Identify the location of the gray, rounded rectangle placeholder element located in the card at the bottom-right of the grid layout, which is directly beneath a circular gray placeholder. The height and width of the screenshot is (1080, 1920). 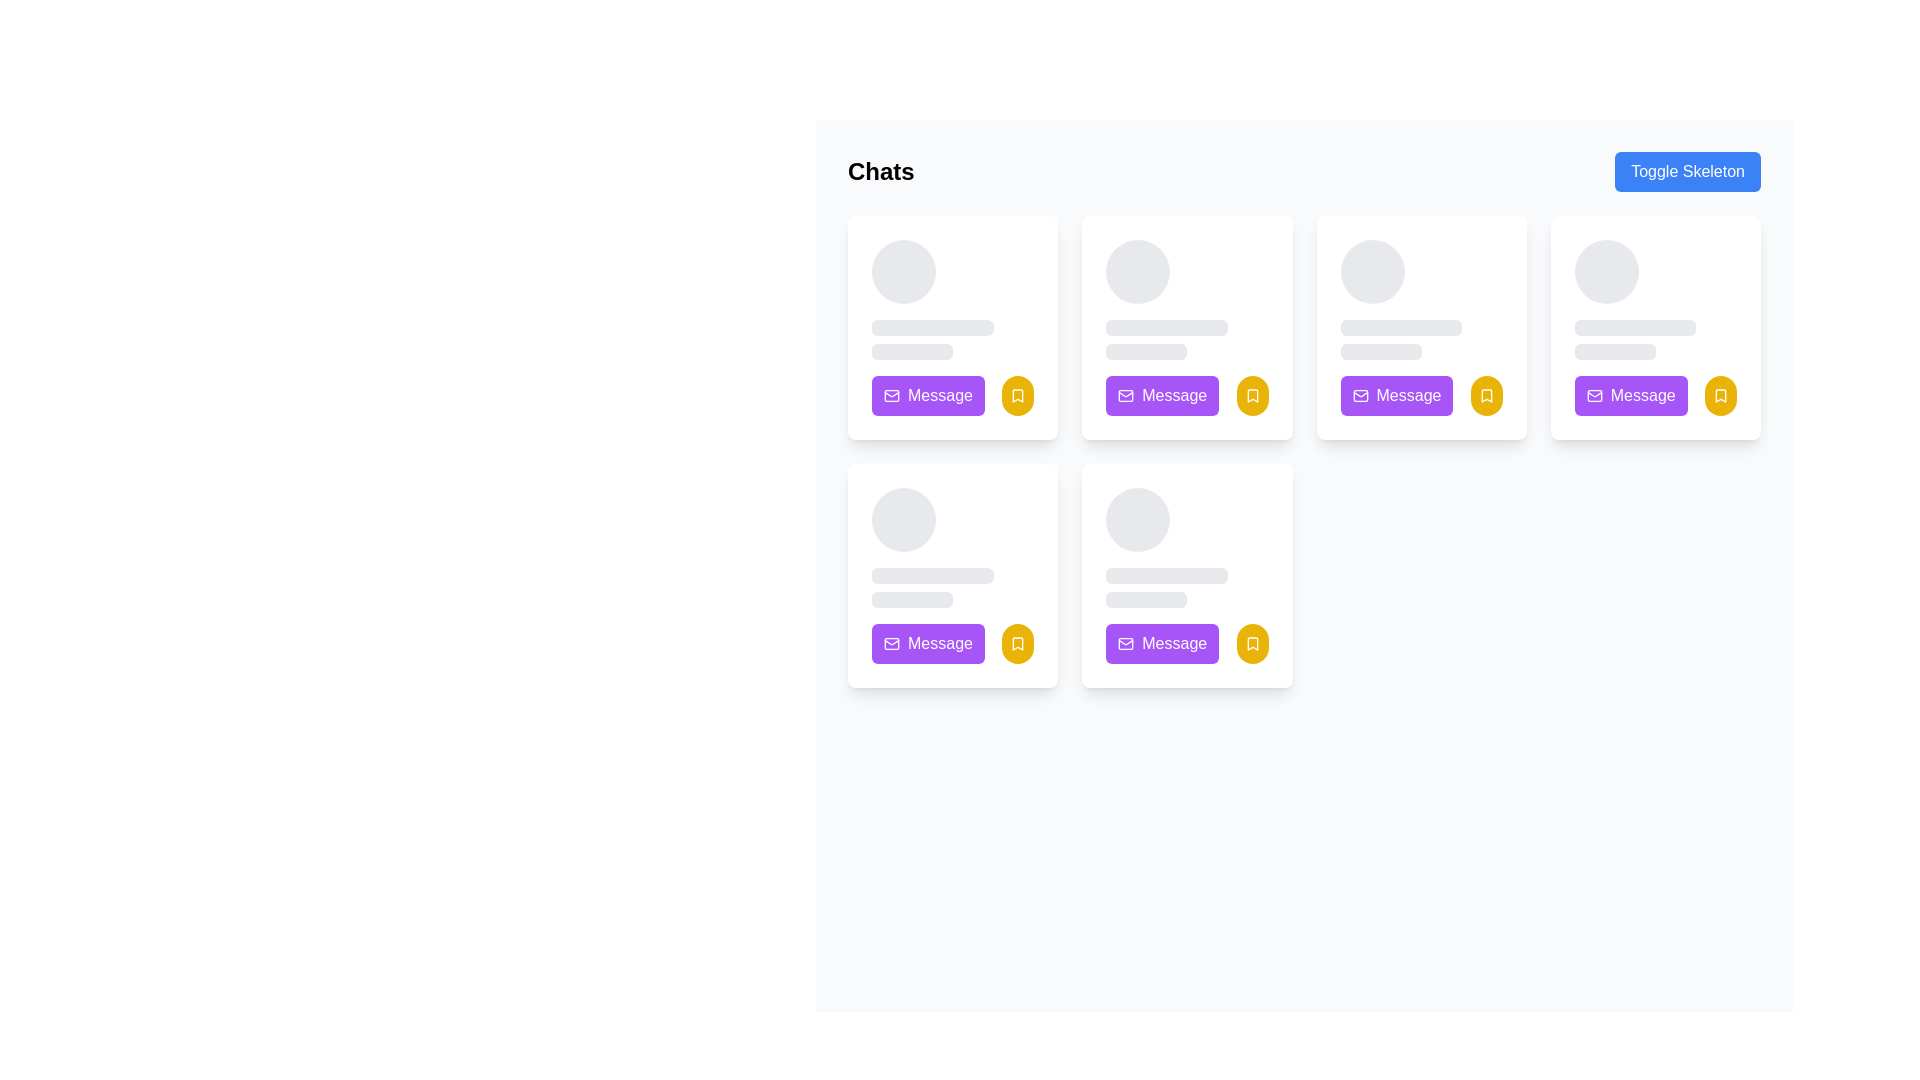
(1167, 575).